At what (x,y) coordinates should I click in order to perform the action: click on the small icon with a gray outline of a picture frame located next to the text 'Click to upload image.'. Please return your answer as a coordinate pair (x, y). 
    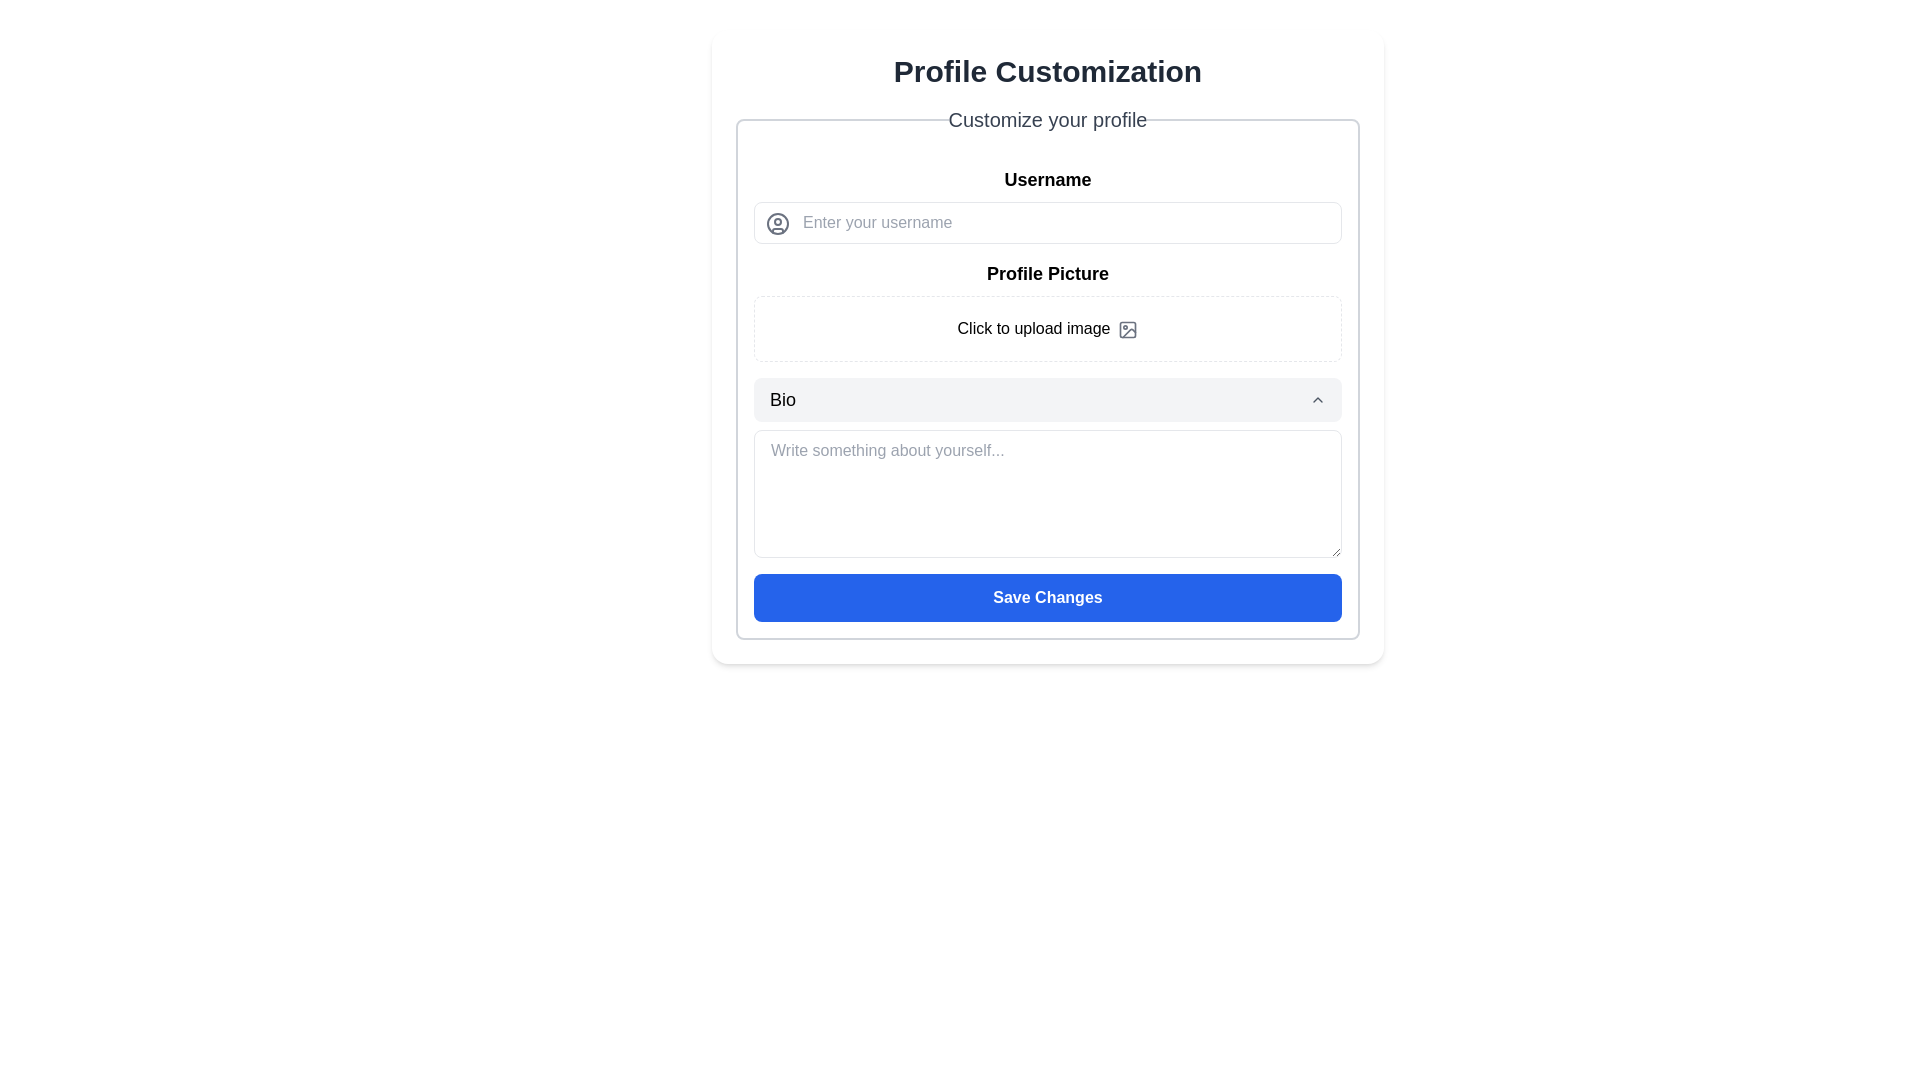
    Looking at the image, I should click on (1128, 328).